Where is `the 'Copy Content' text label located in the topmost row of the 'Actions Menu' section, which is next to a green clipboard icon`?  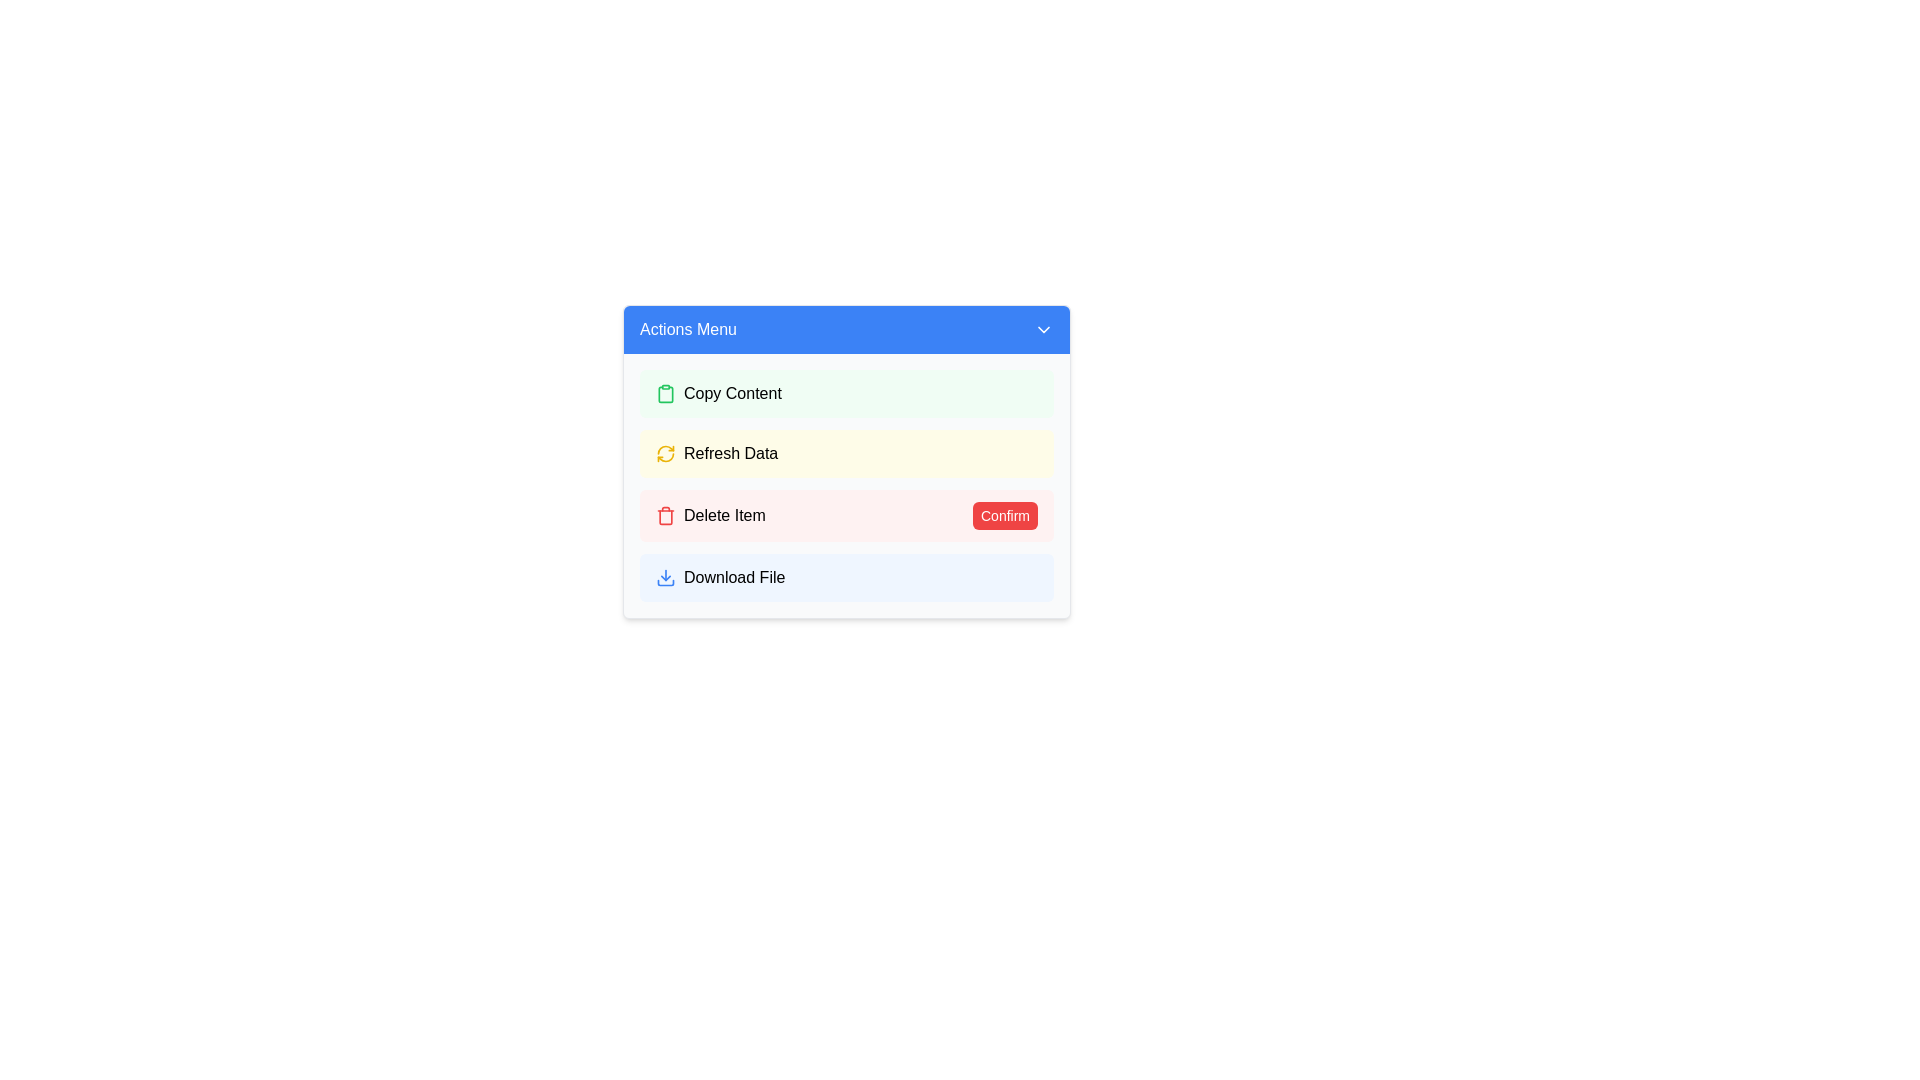
the 'Copy Content' text label located in the topmost row of the 'Actions Menu' section, which is next to a green clipboard icon is located at coordinates (731, 393).